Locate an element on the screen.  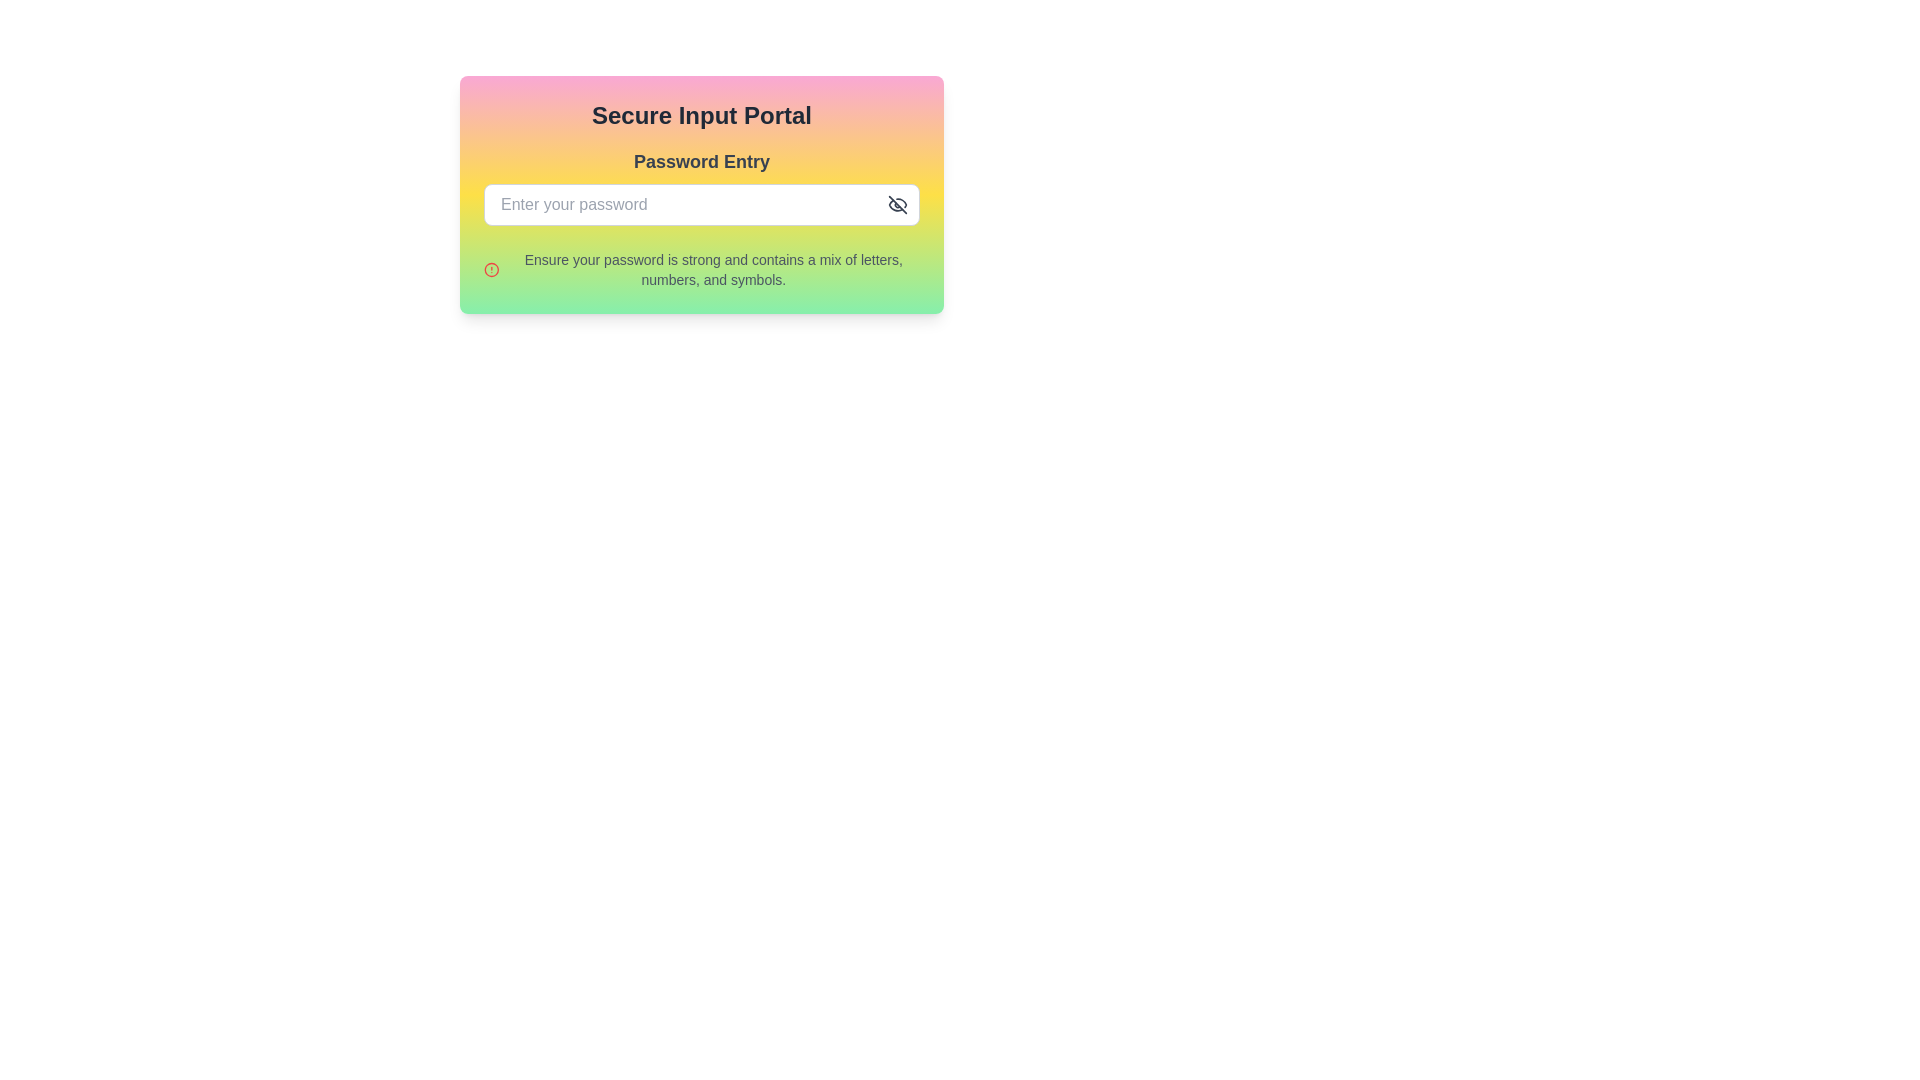
the descriptive label for the password input field, which is located directly above the password input box in the vertically structured form layout is located at coordinates (701, 161).